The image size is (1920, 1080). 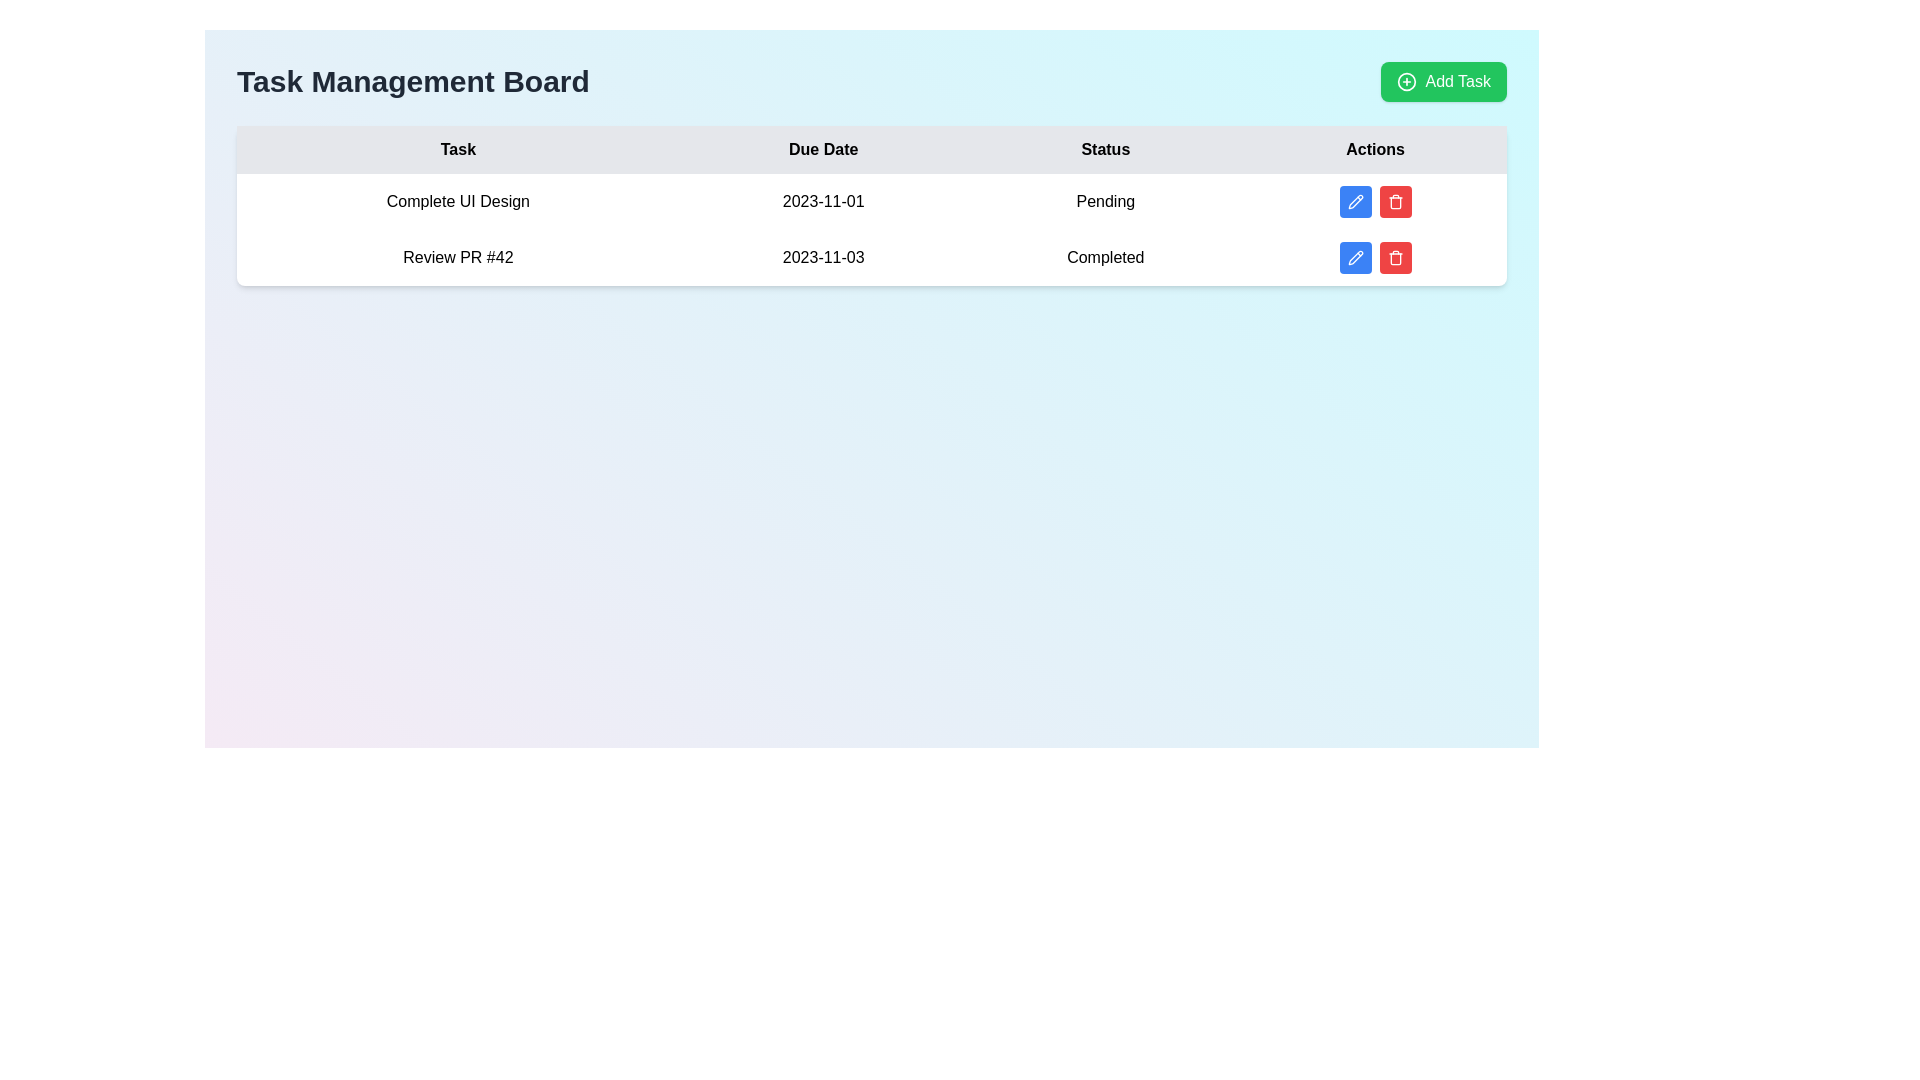 What do you see at coordinates (1394, 201) in the screenshot?
I see `the red 'trash can' icon button with white text located on the right side of the 'Actions' column in the second row of the data table` at bounding box center [1394, 201].